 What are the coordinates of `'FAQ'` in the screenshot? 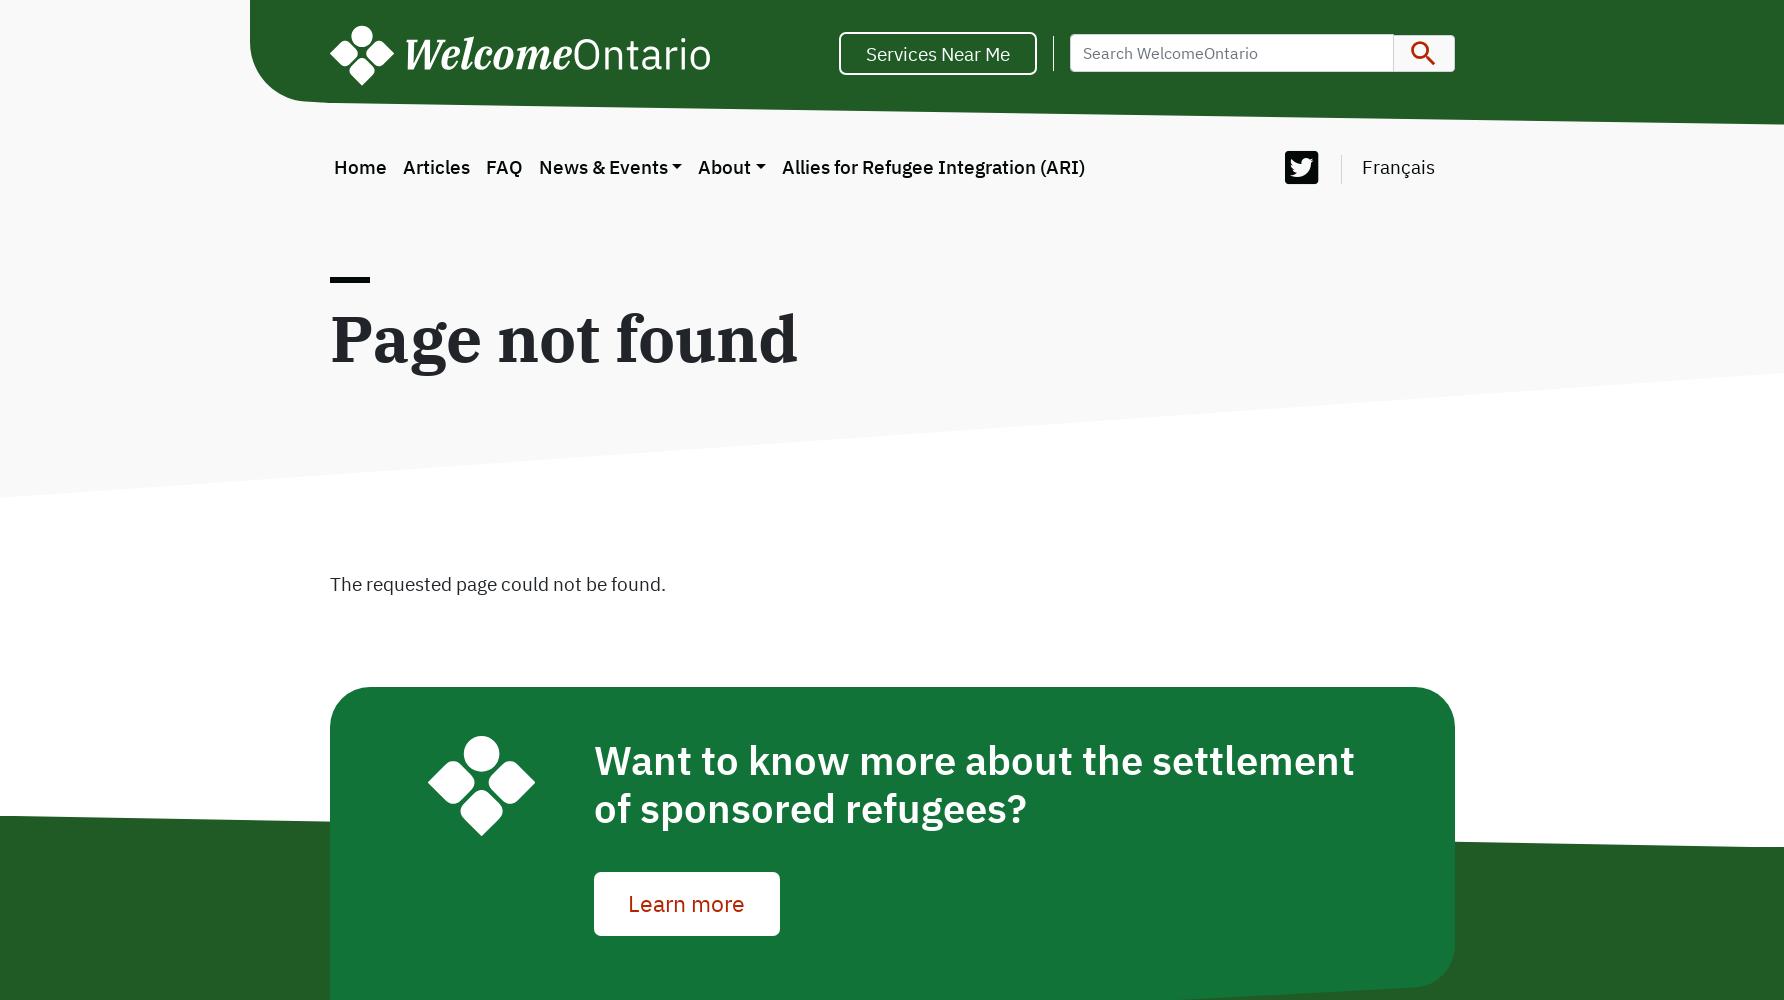 It's located at (503, 166).